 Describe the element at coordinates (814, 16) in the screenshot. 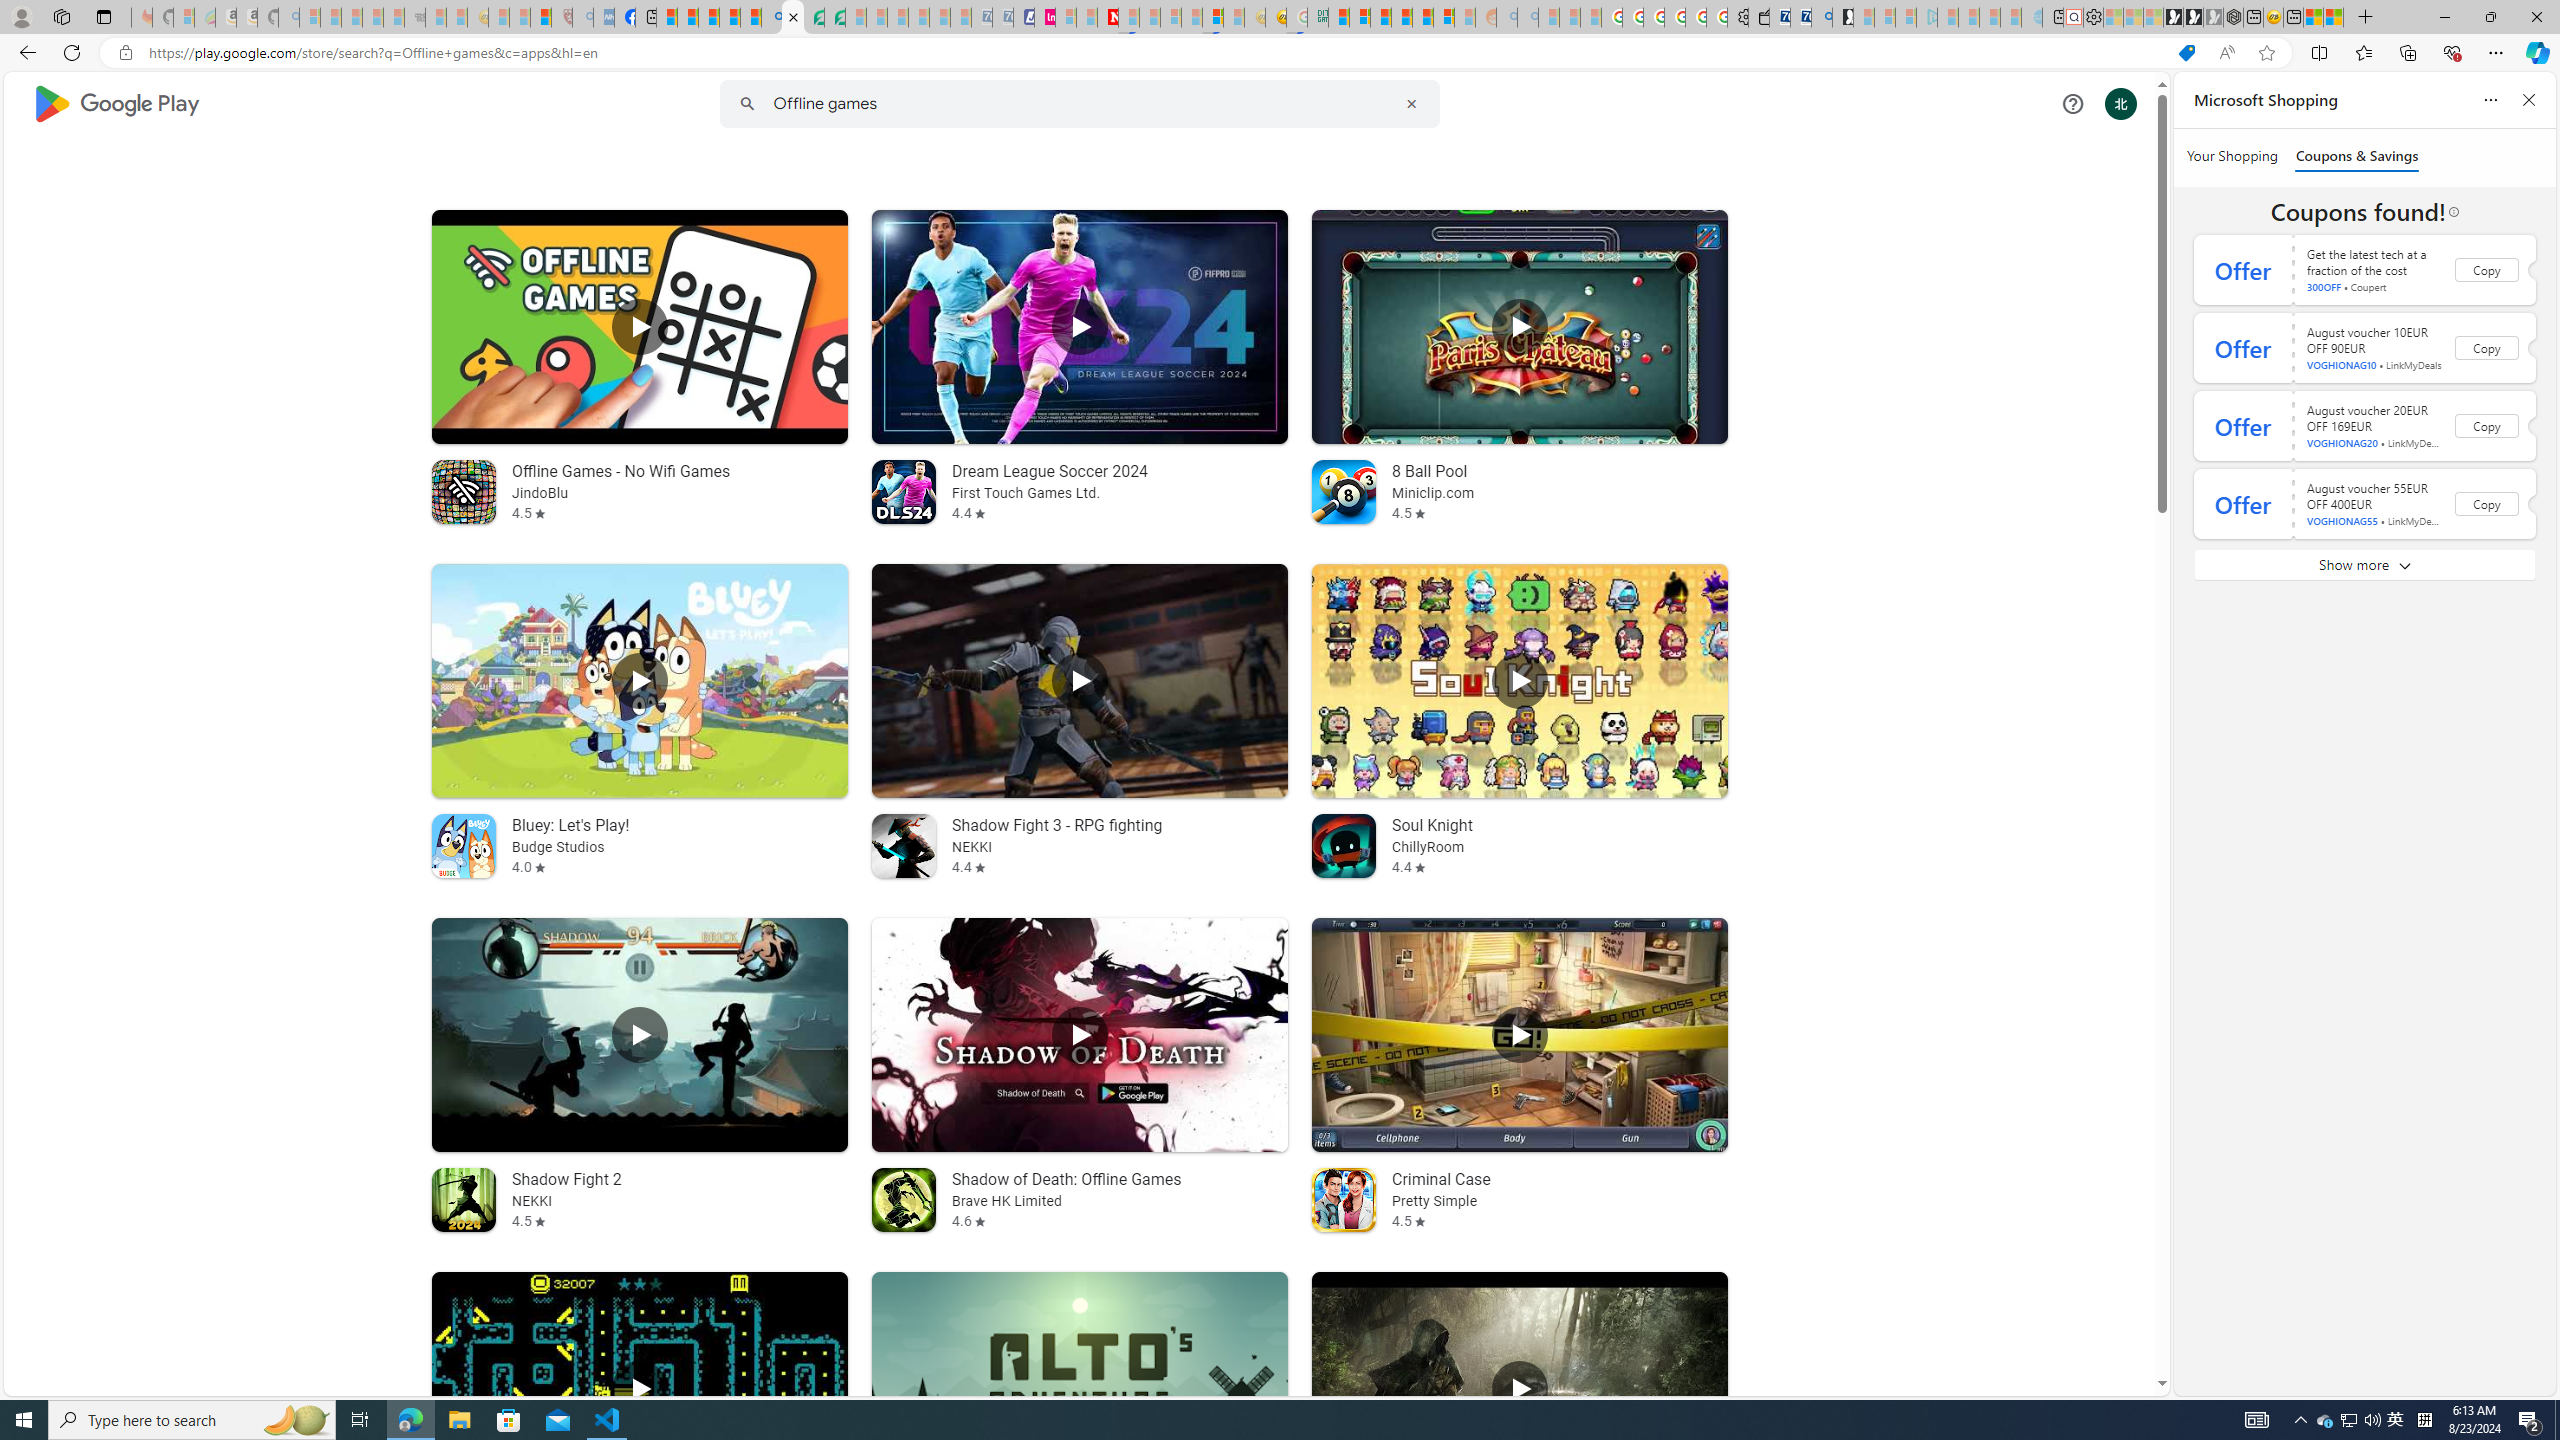

I see `'Terms of Use Agreement'` at that location.